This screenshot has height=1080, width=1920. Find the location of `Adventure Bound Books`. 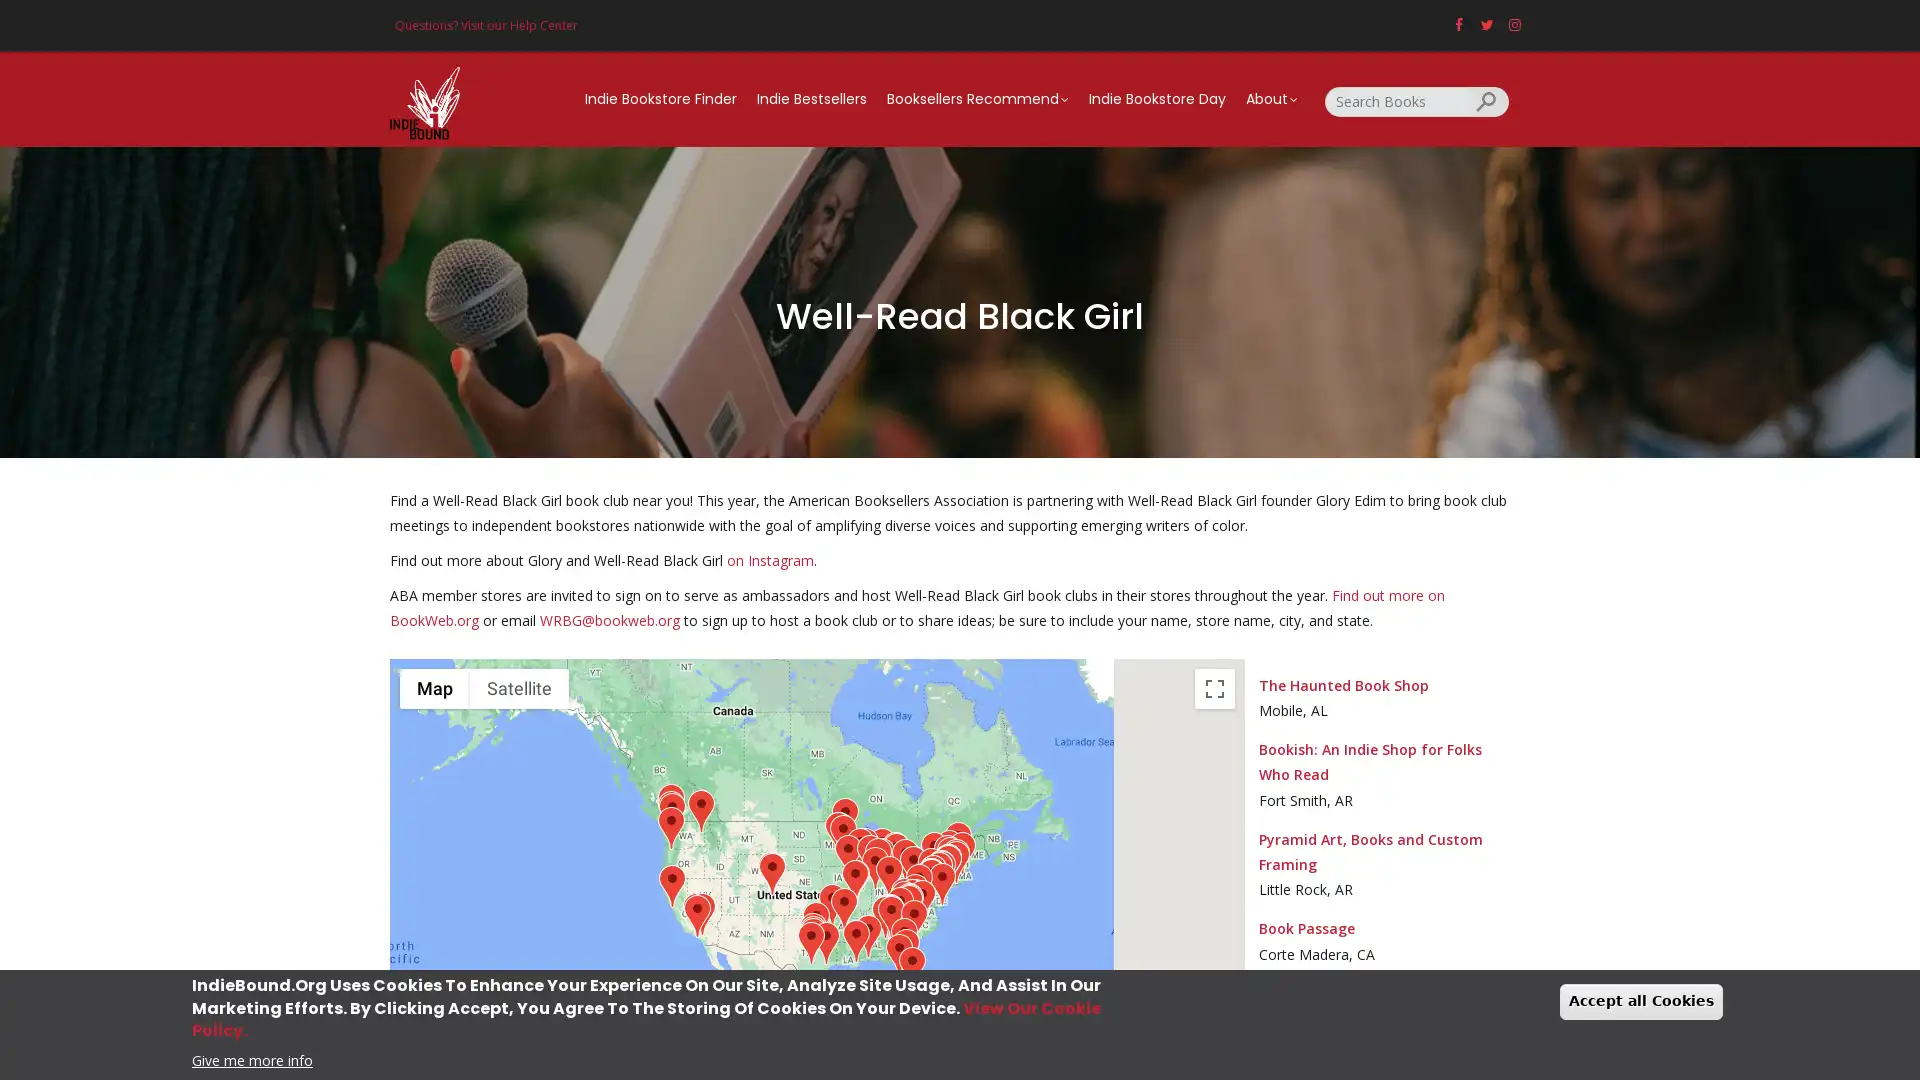

Adventure Bound Books is located at coordinates (902, 901).